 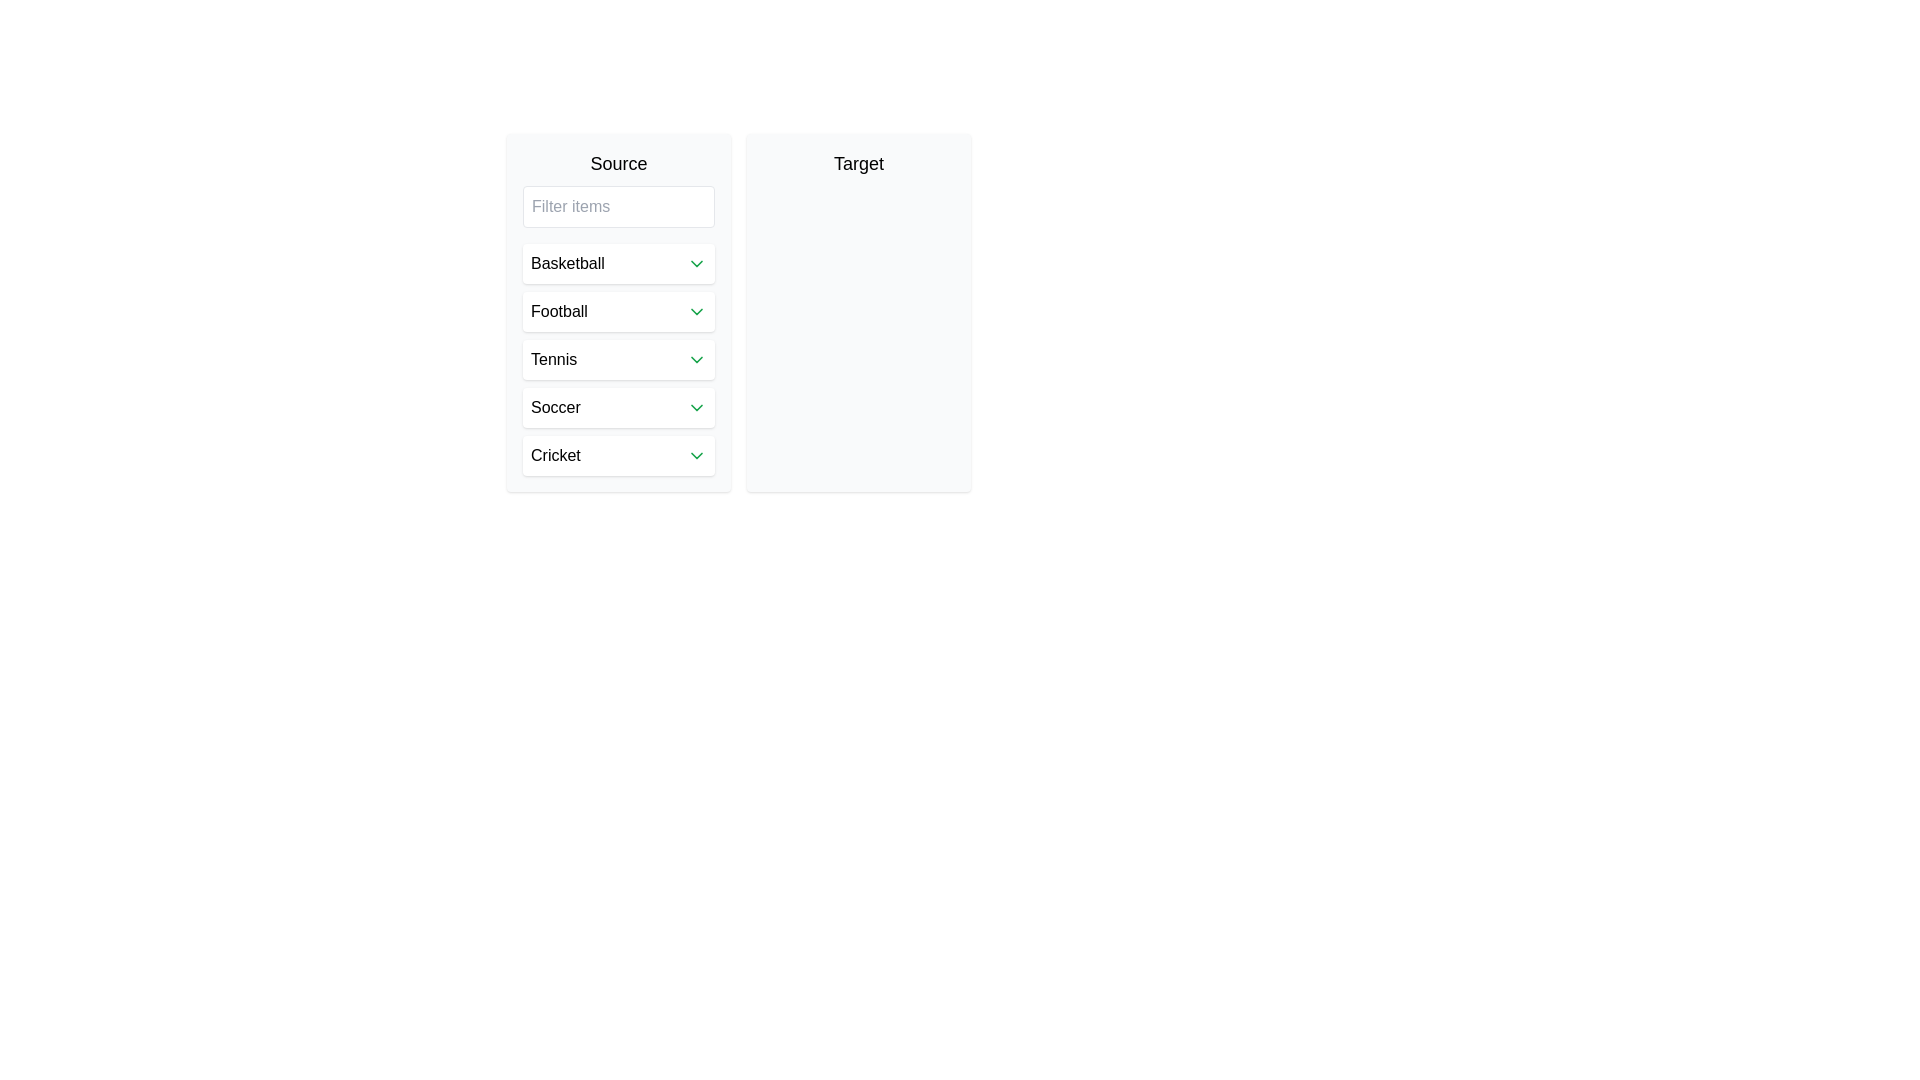 I want to click on the 'Soccer' dropdown menu item, so click(x=618, y=407).